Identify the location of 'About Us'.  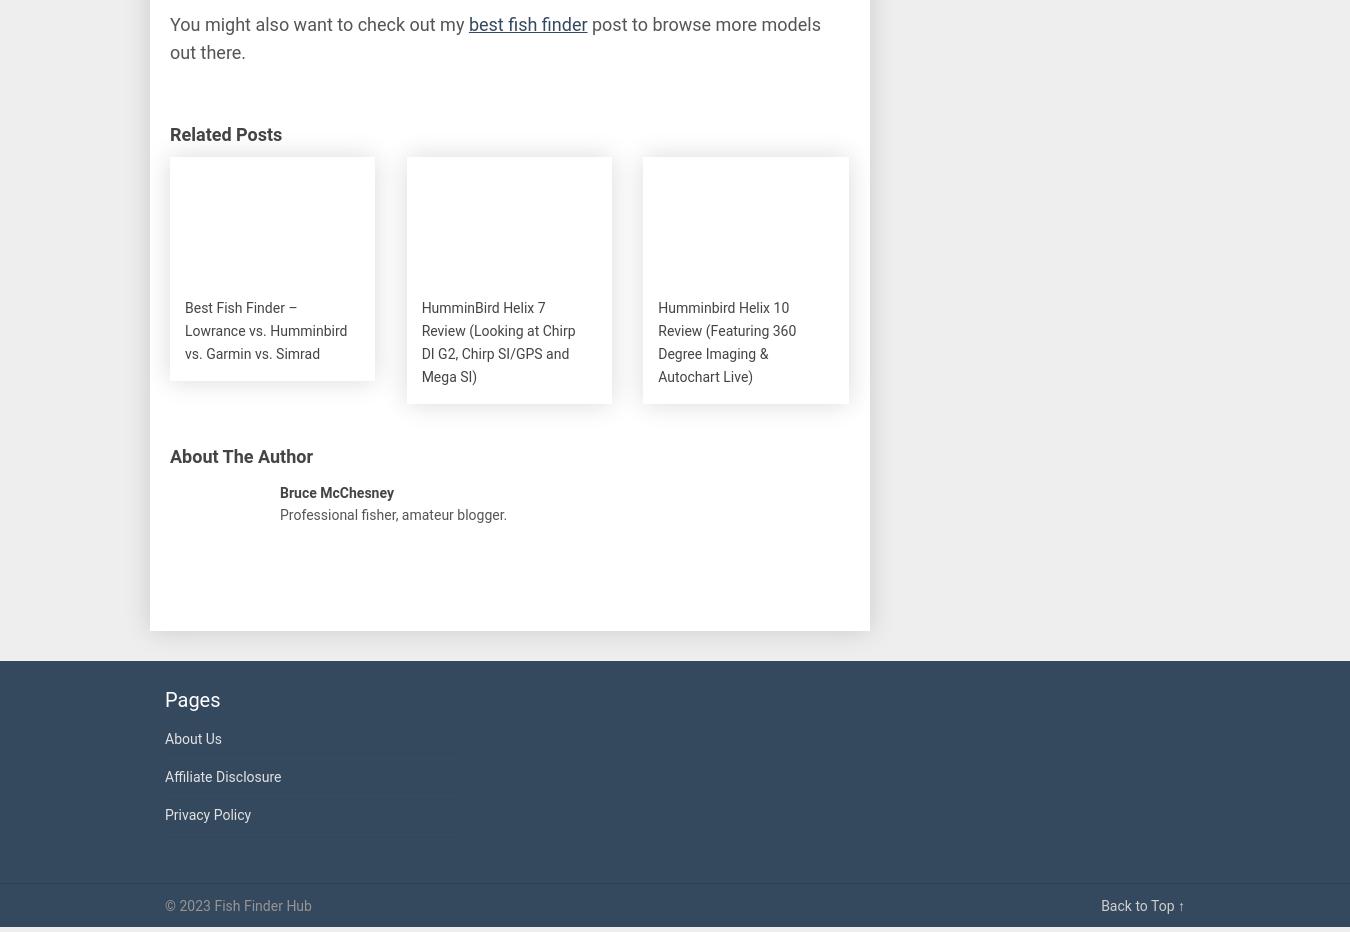
(193, 737).